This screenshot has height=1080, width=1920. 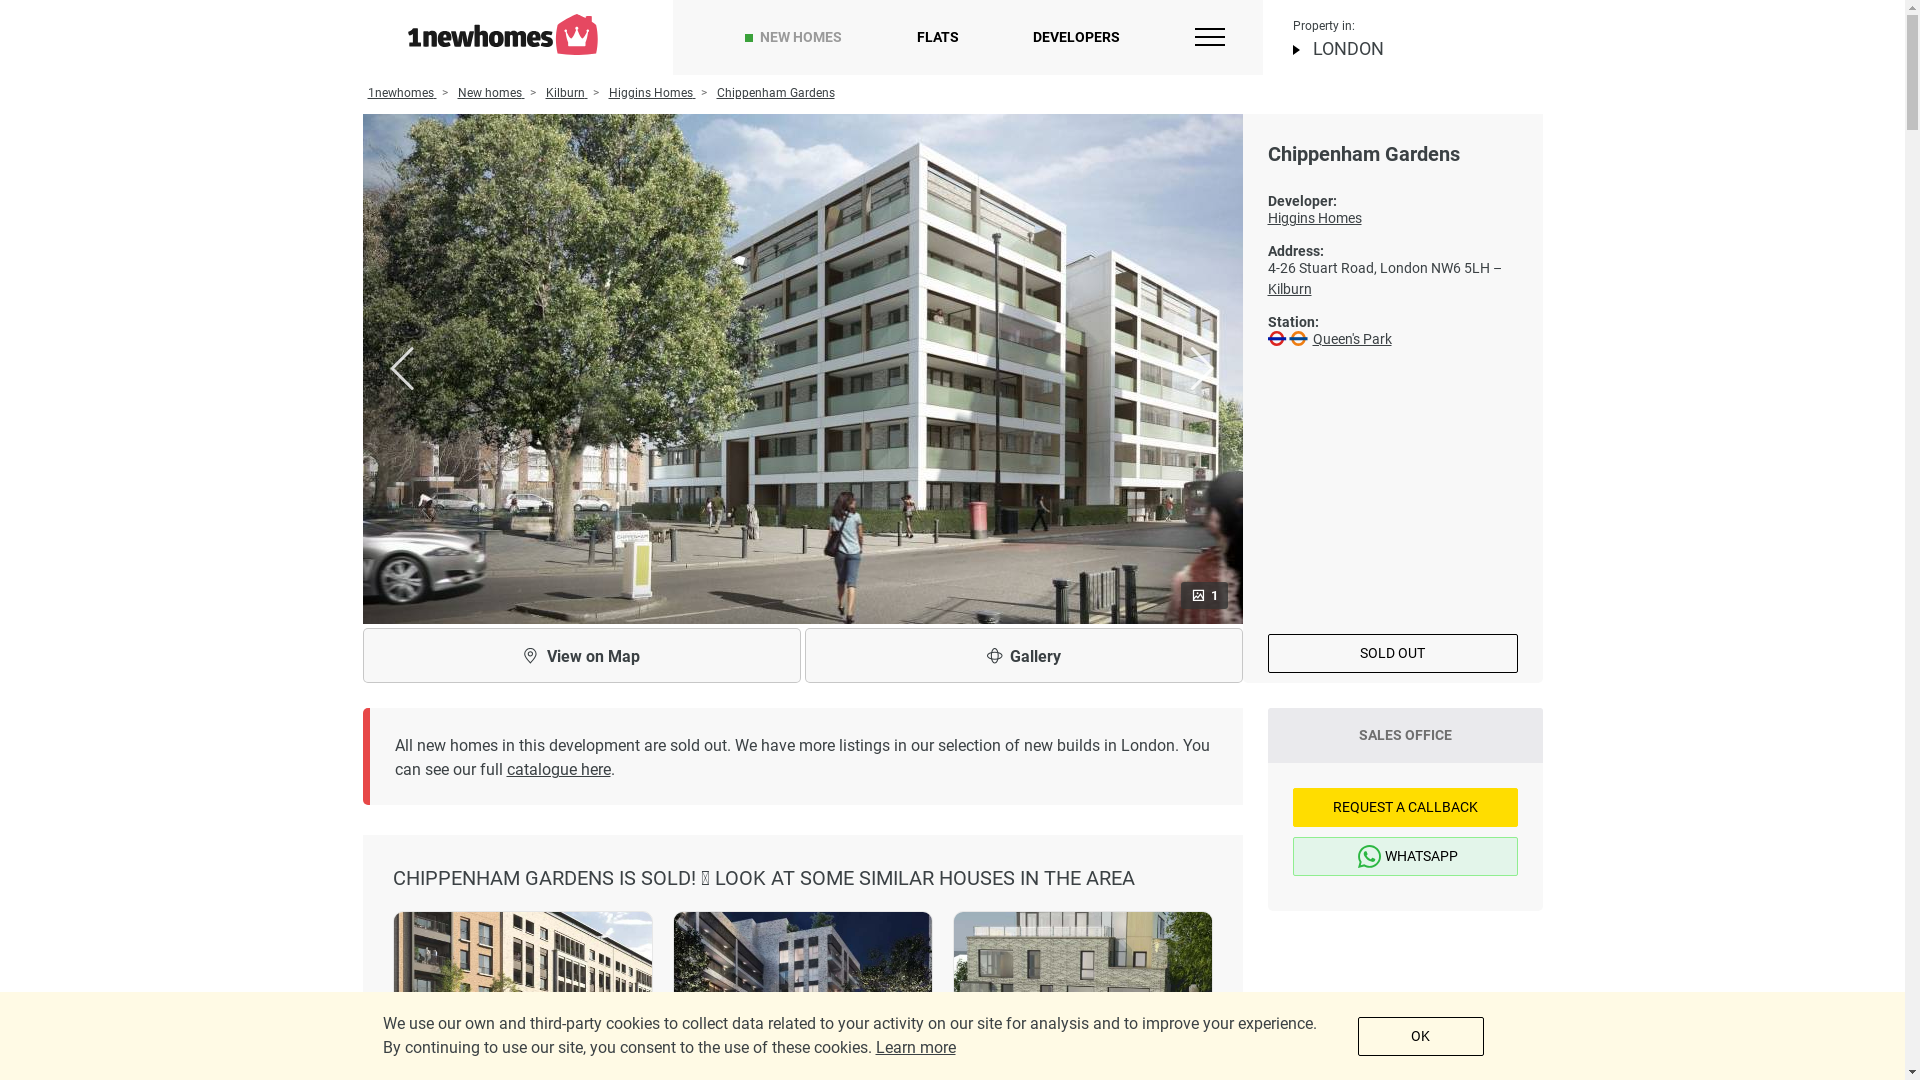 I want to click on 'Queen's Park', so click(x=1351, y=338).